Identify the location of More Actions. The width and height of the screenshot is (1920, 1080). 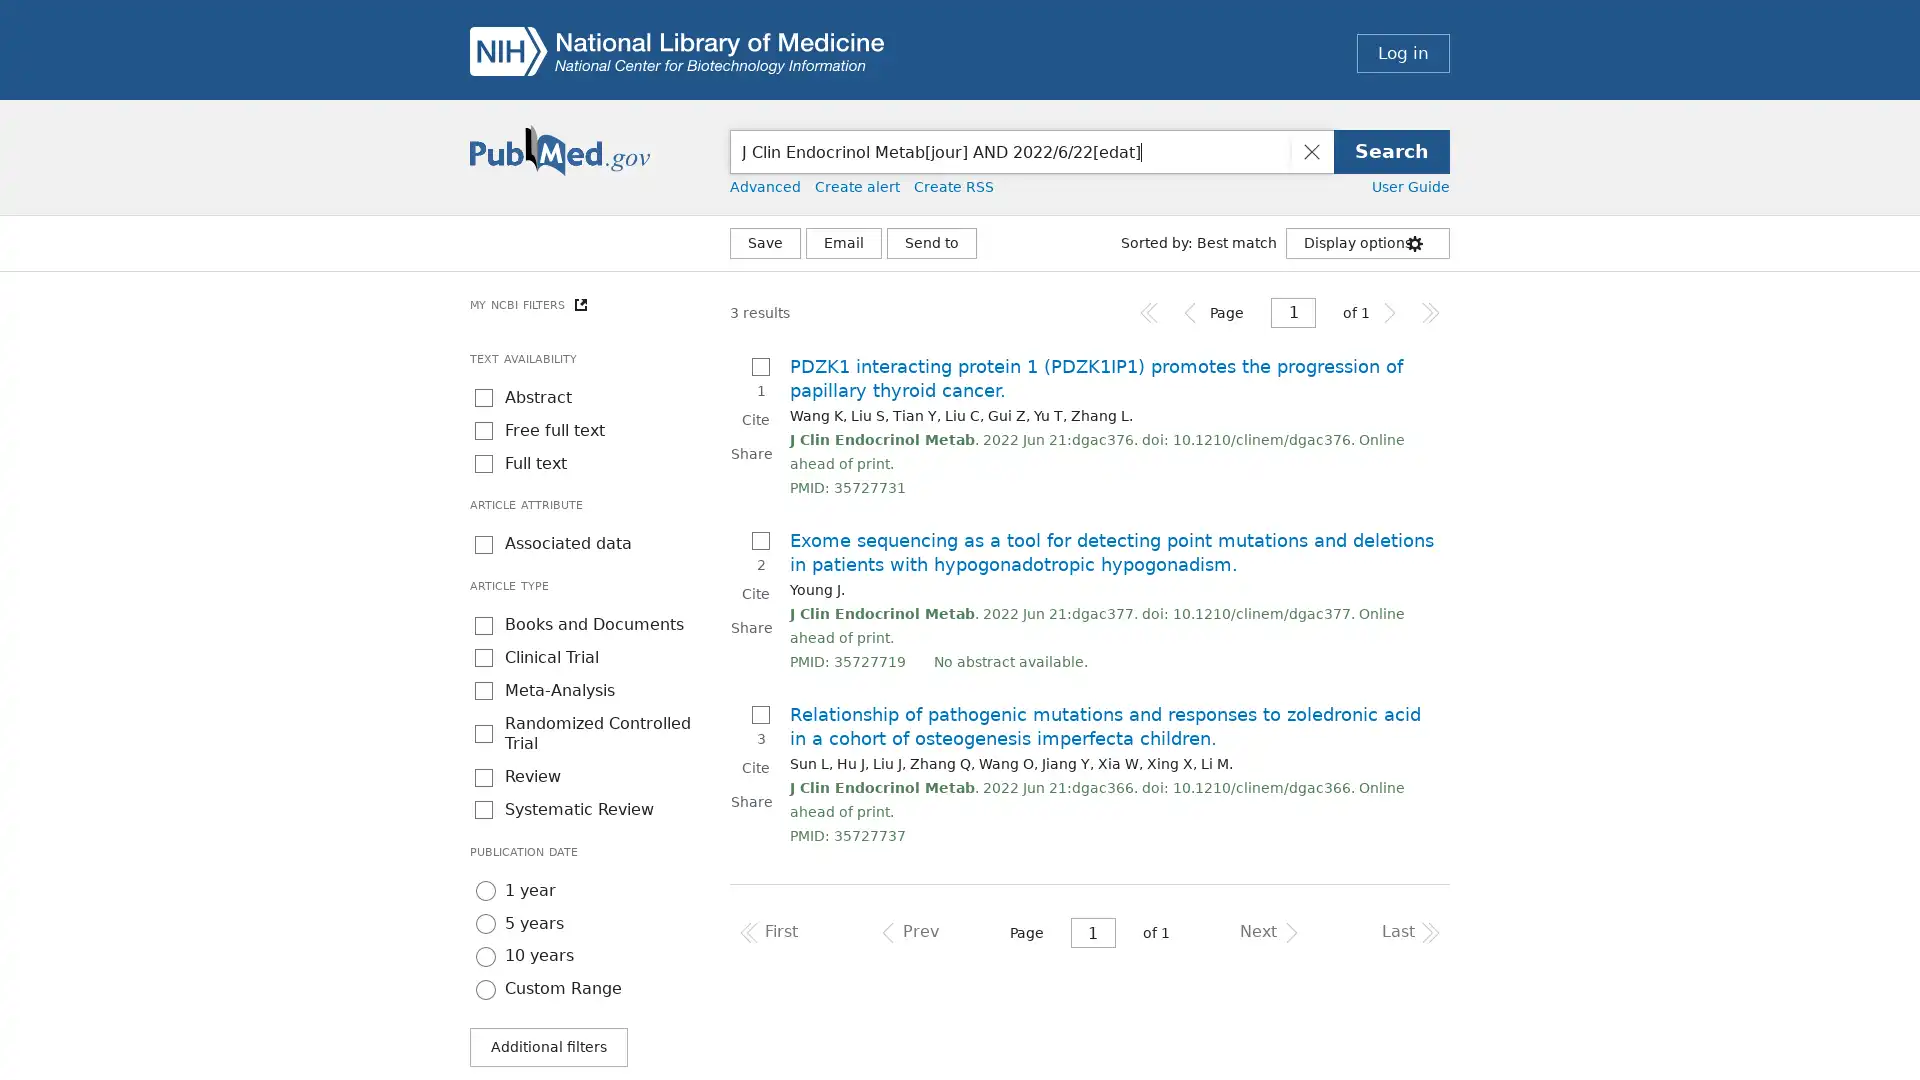
(930, 242).